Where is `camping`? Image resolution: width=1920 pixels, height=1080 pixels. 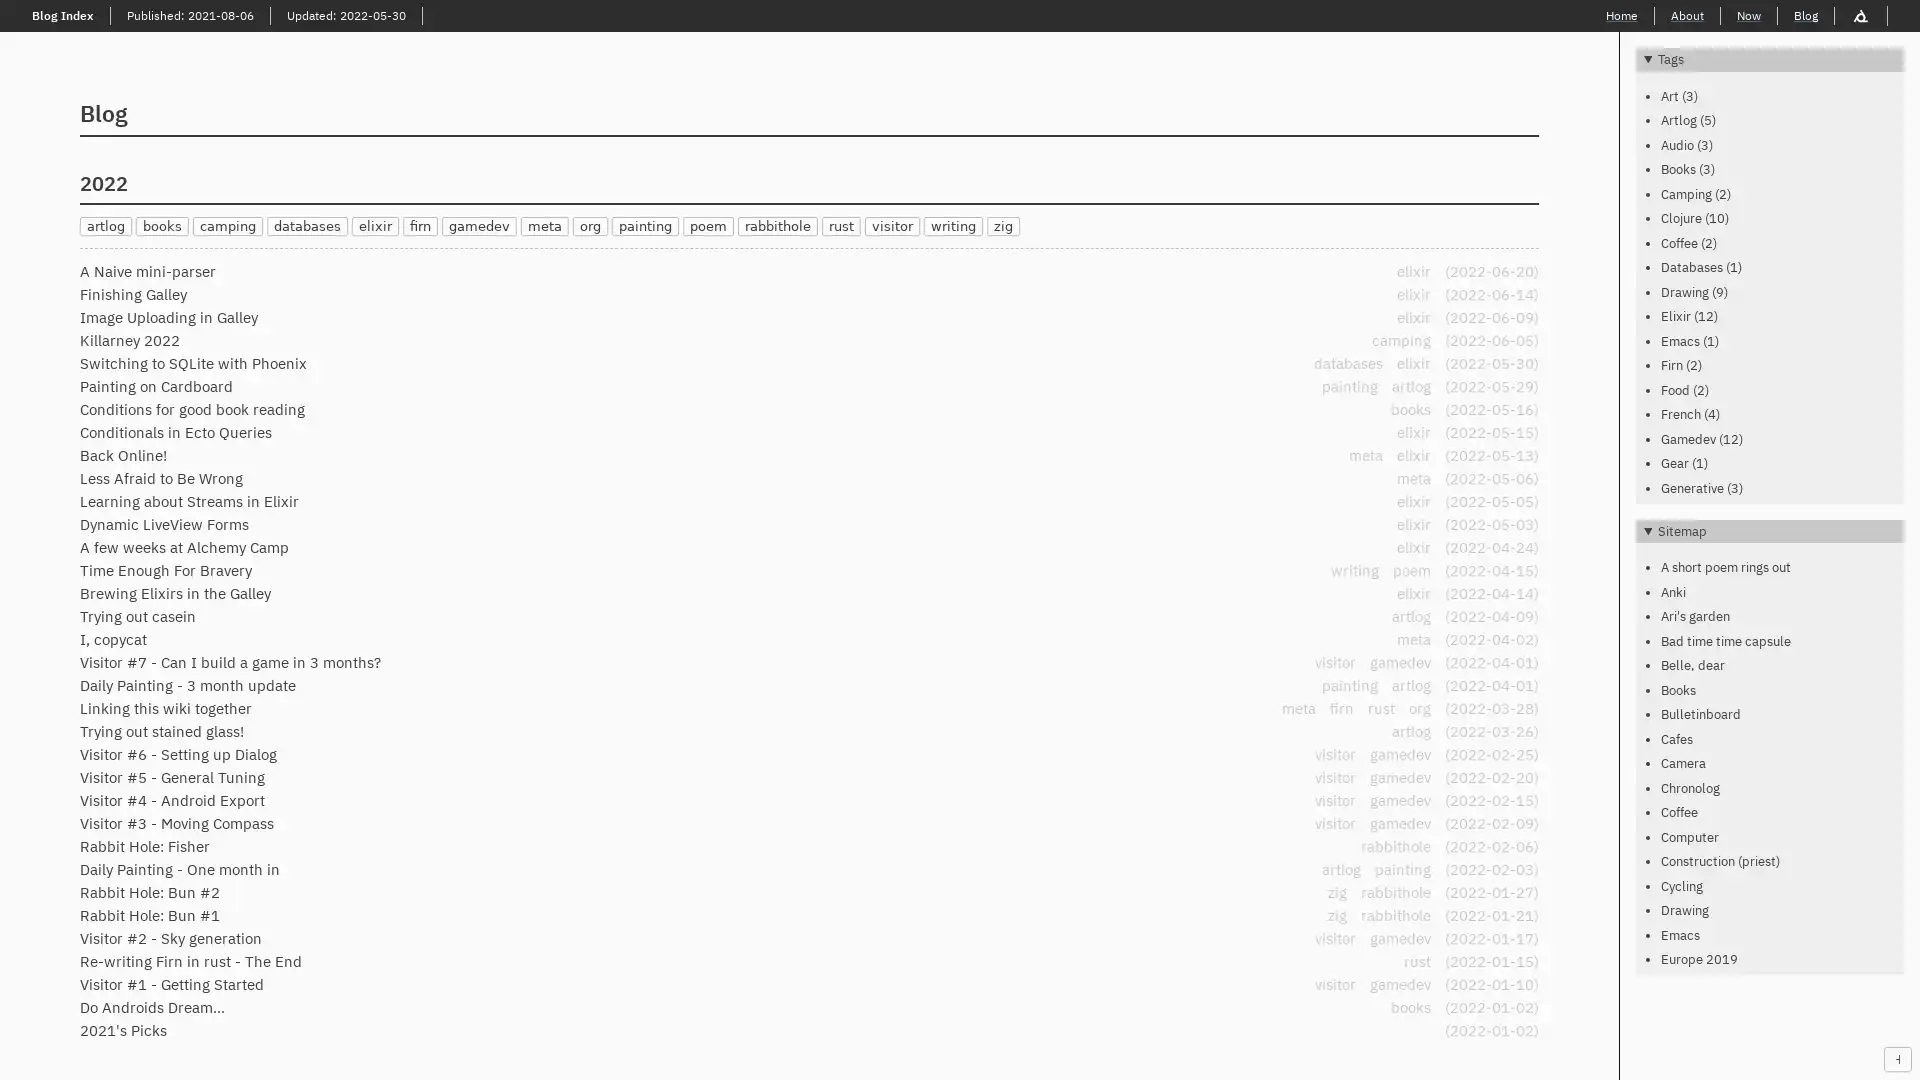
camping is located at coordinates (228, 225).